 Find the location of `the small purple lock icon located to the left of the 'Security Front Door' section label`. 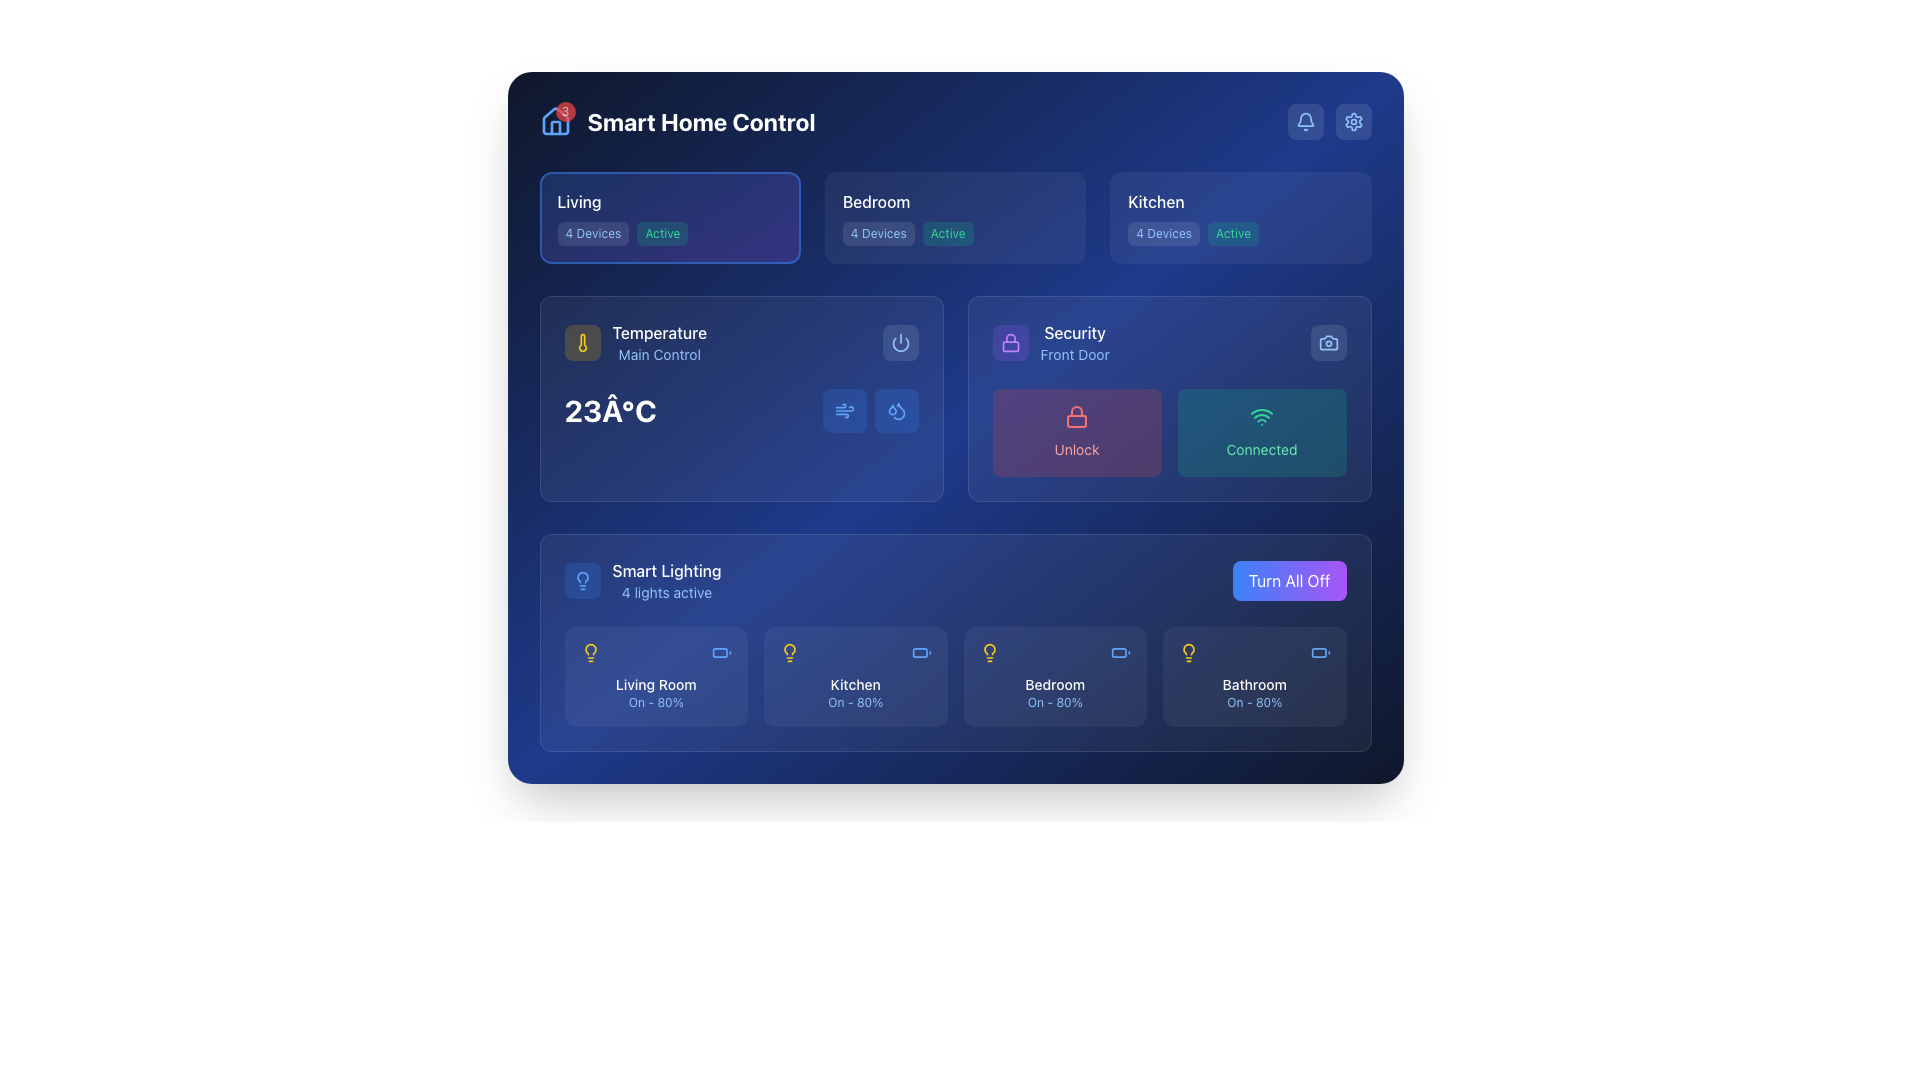

the small purple lock icon located to the left of the 'Security Front Door' section label is located at coordinates (1010, 342).